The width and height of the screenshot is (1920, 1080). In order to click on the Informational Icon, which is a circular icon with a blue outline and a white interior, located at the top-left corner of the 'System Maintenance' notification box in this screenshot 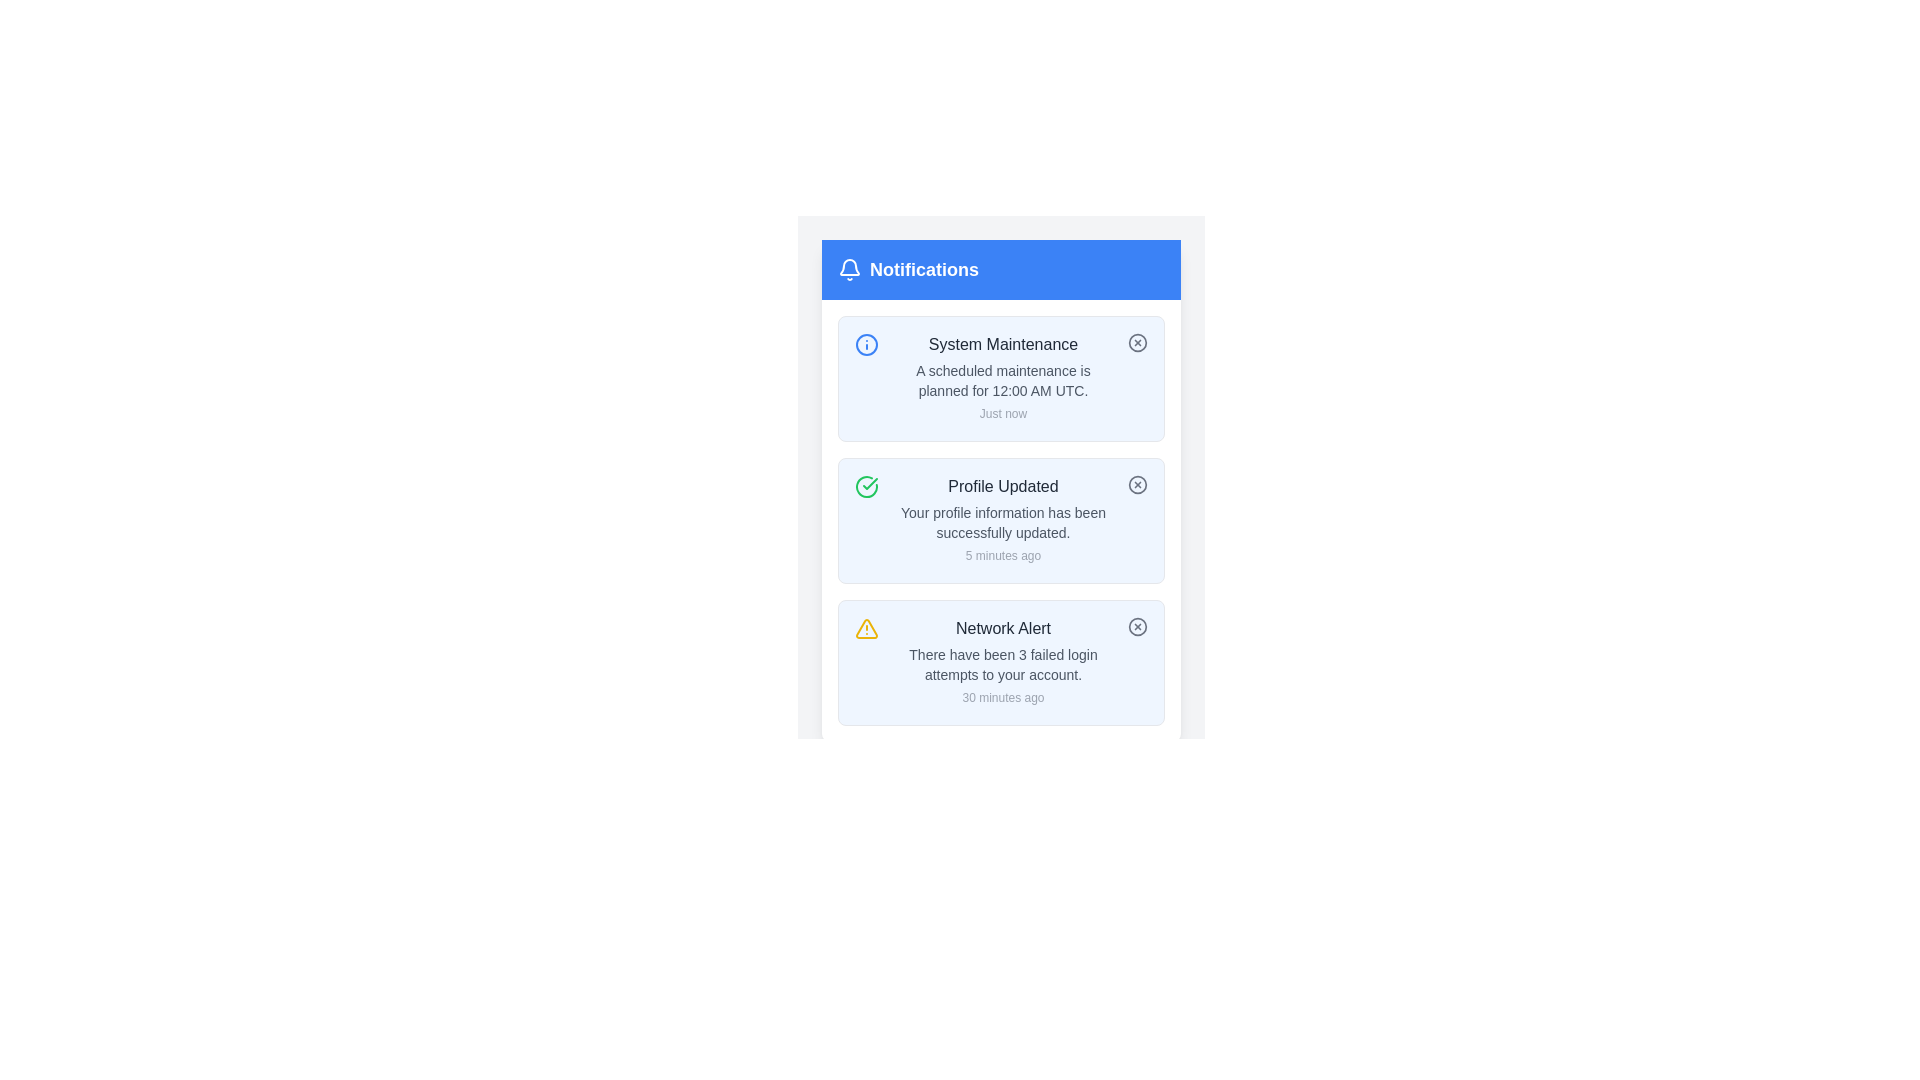, I will do `click(867, 343)`.